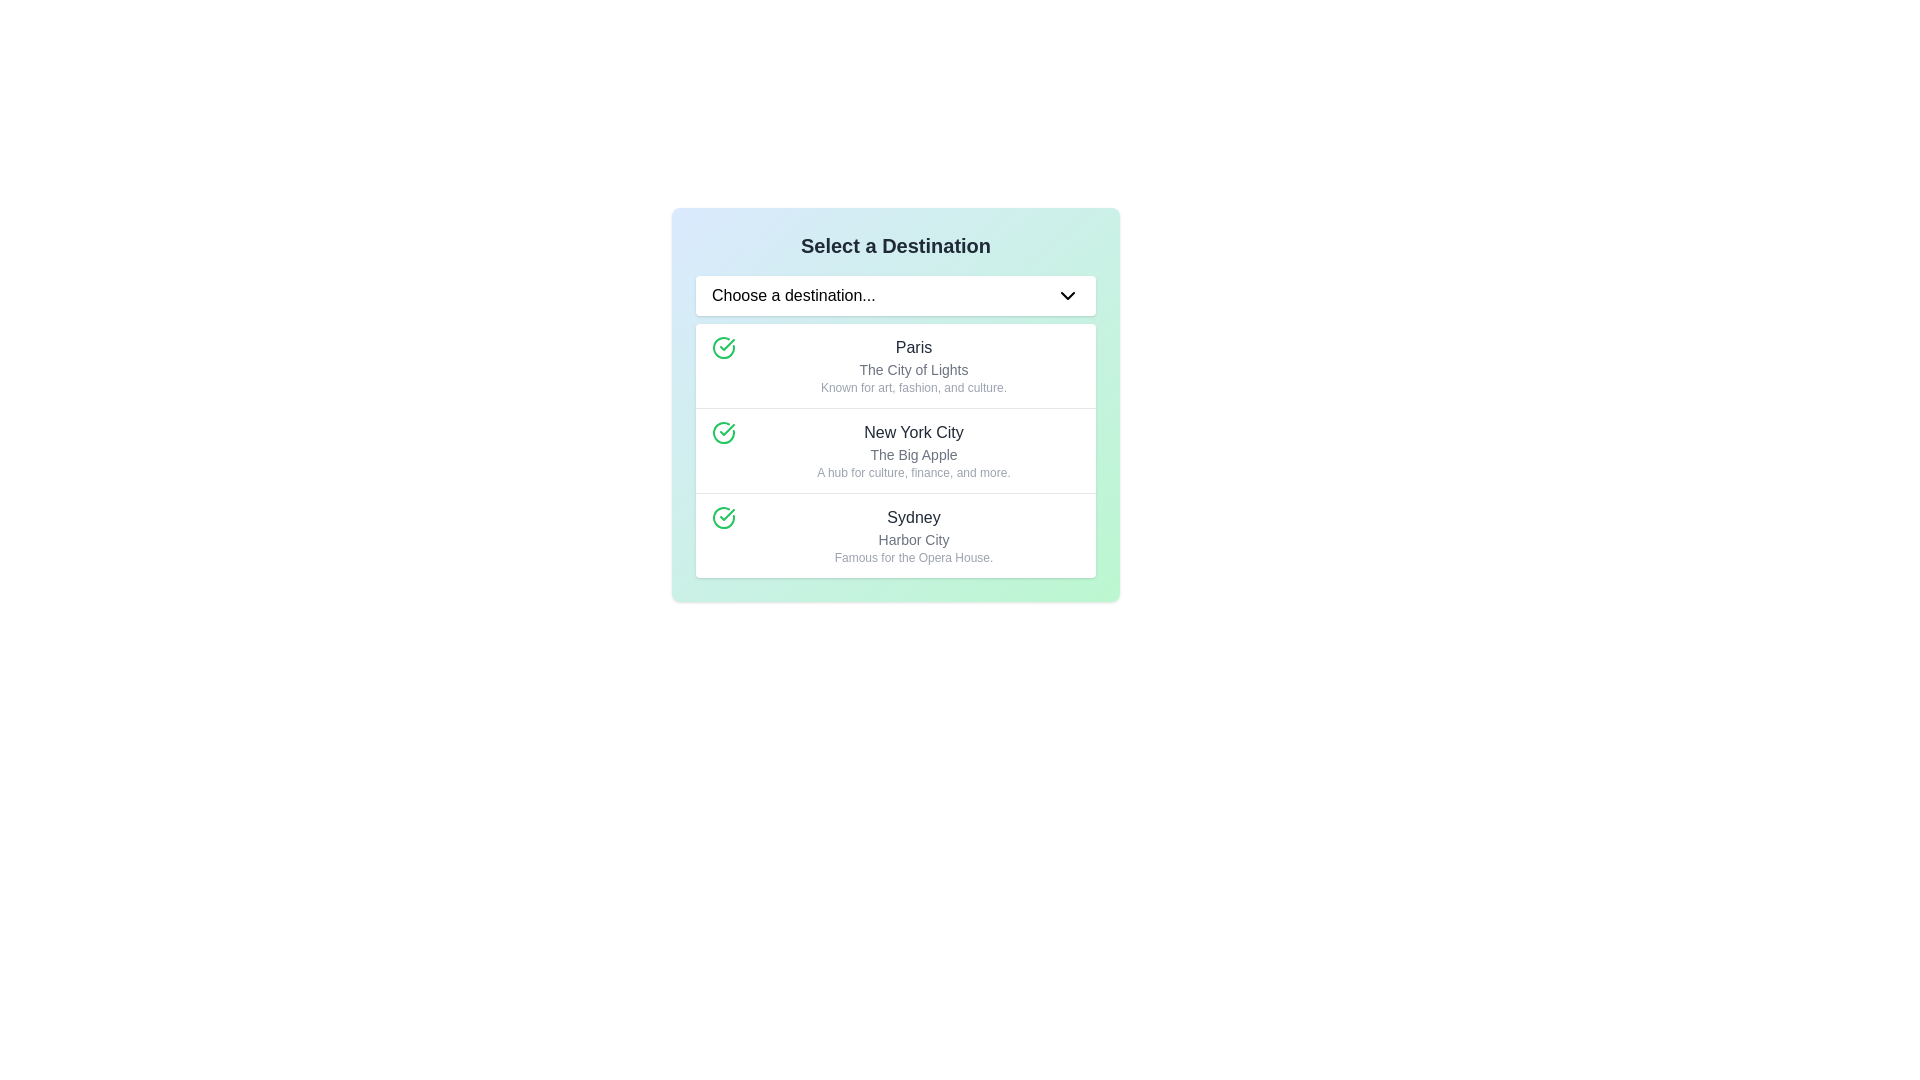 The width and height of the screenshot is (1920, 1080). I want to click on the third list item that allows users to select Sydney as a destination, so click(895, 534).